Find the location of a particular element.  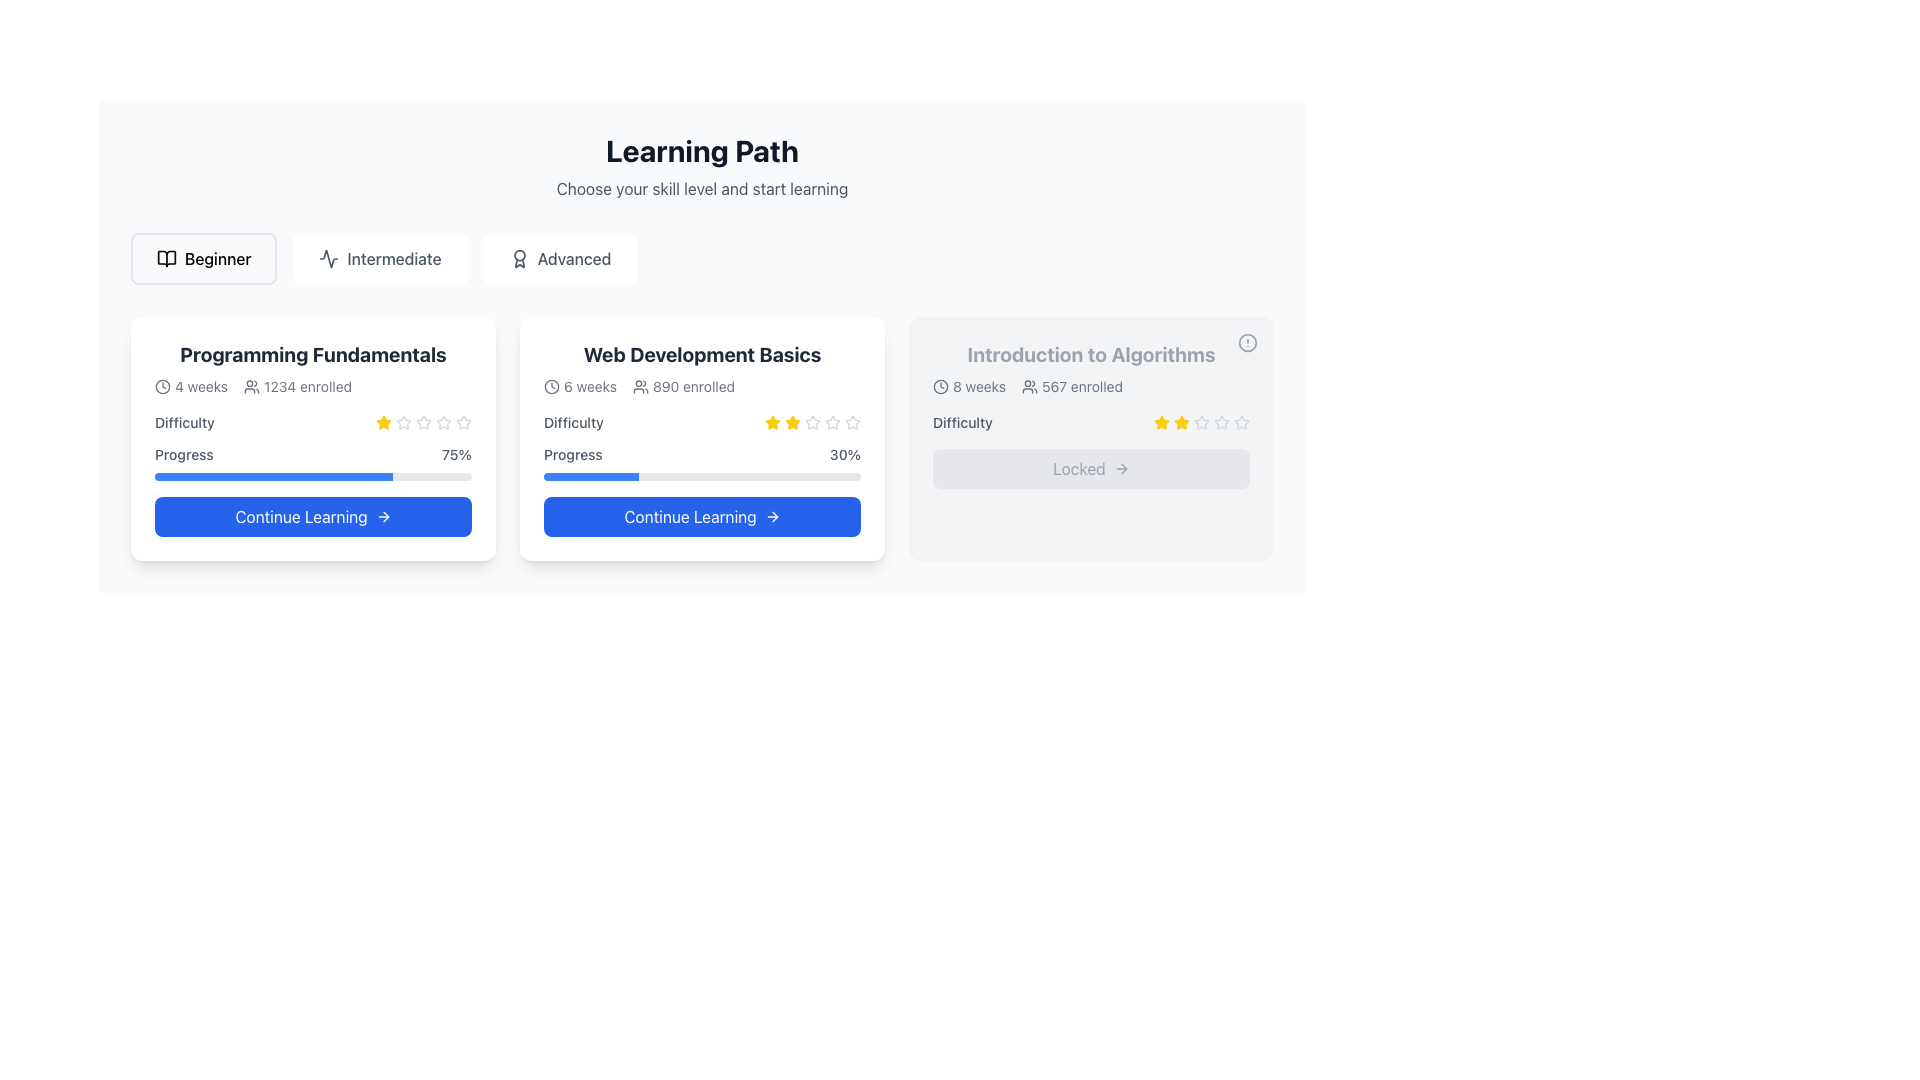

the 'Beginner' icon, which visually represents the beginner learning option, located to the left of the text 'Beginner' is located at coordinates (167, 257).